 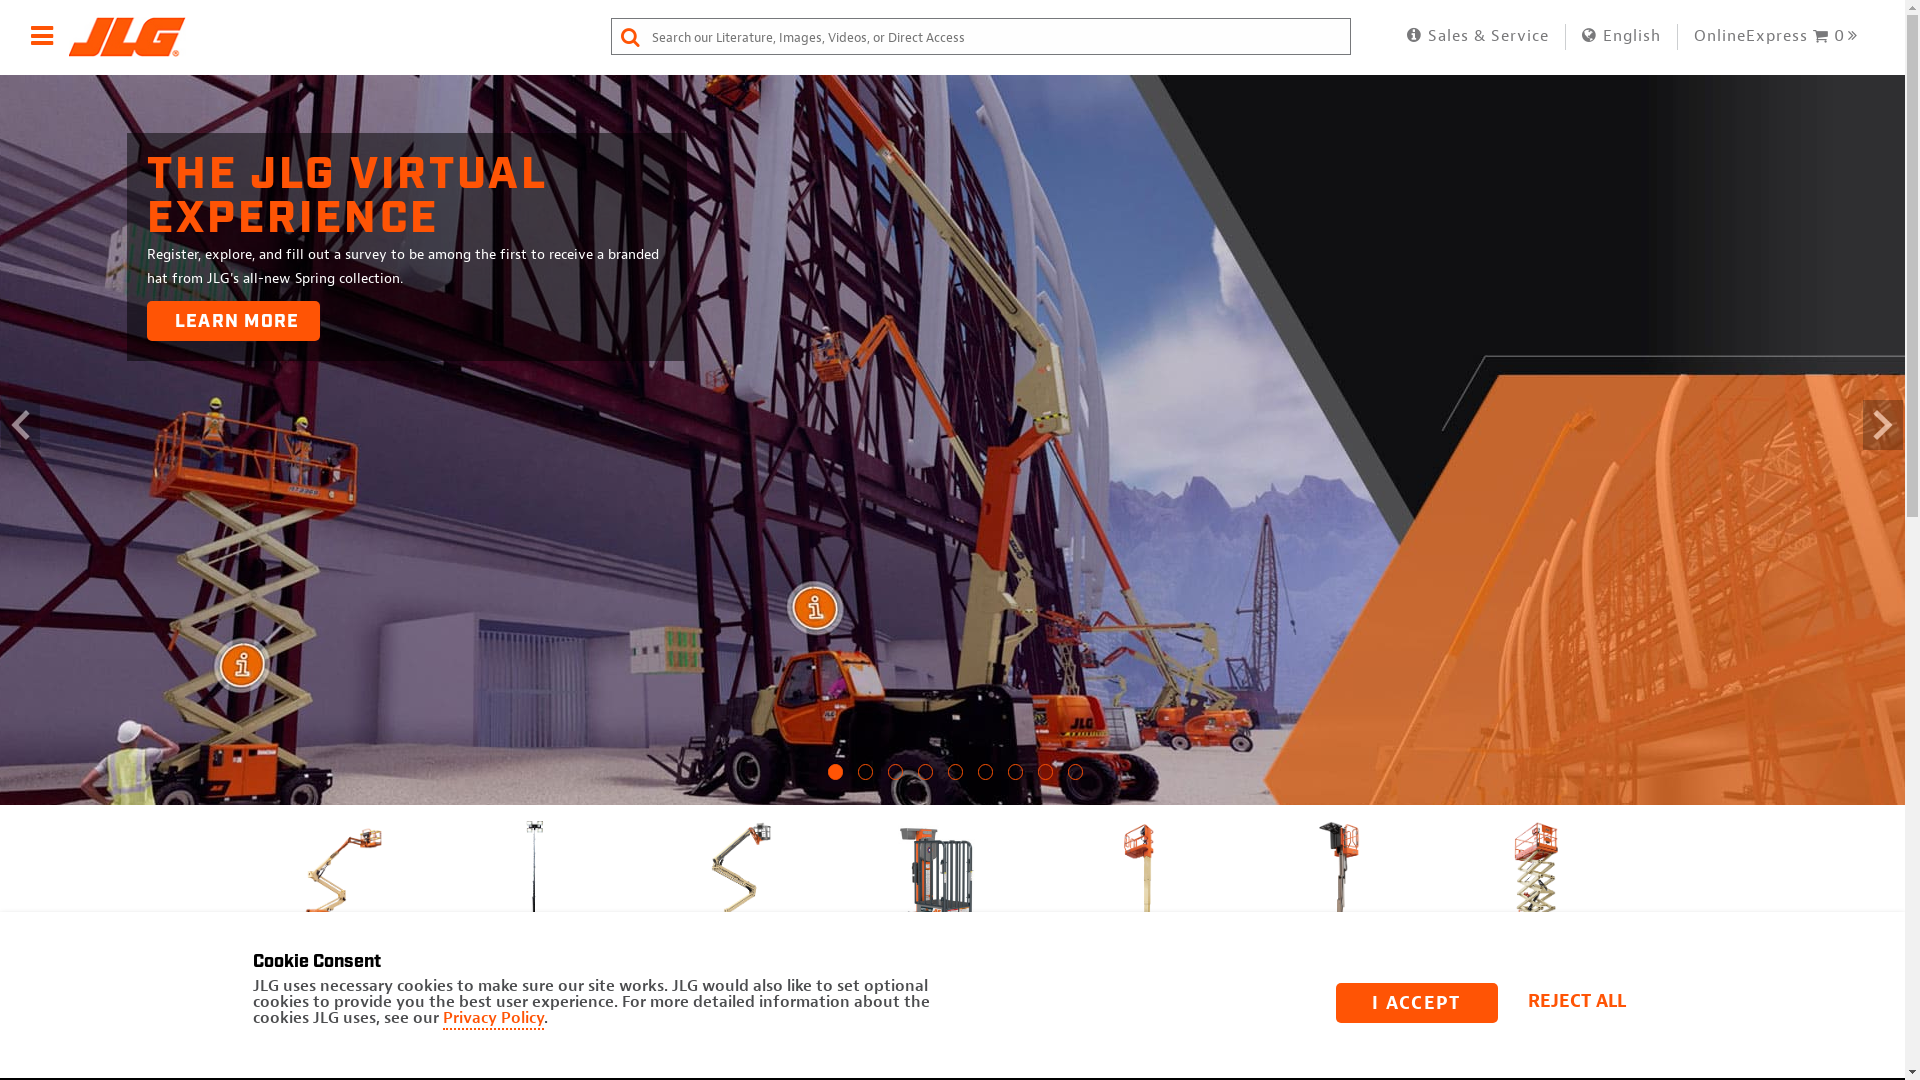 I want to click on '1', so click(x=835, y=778).